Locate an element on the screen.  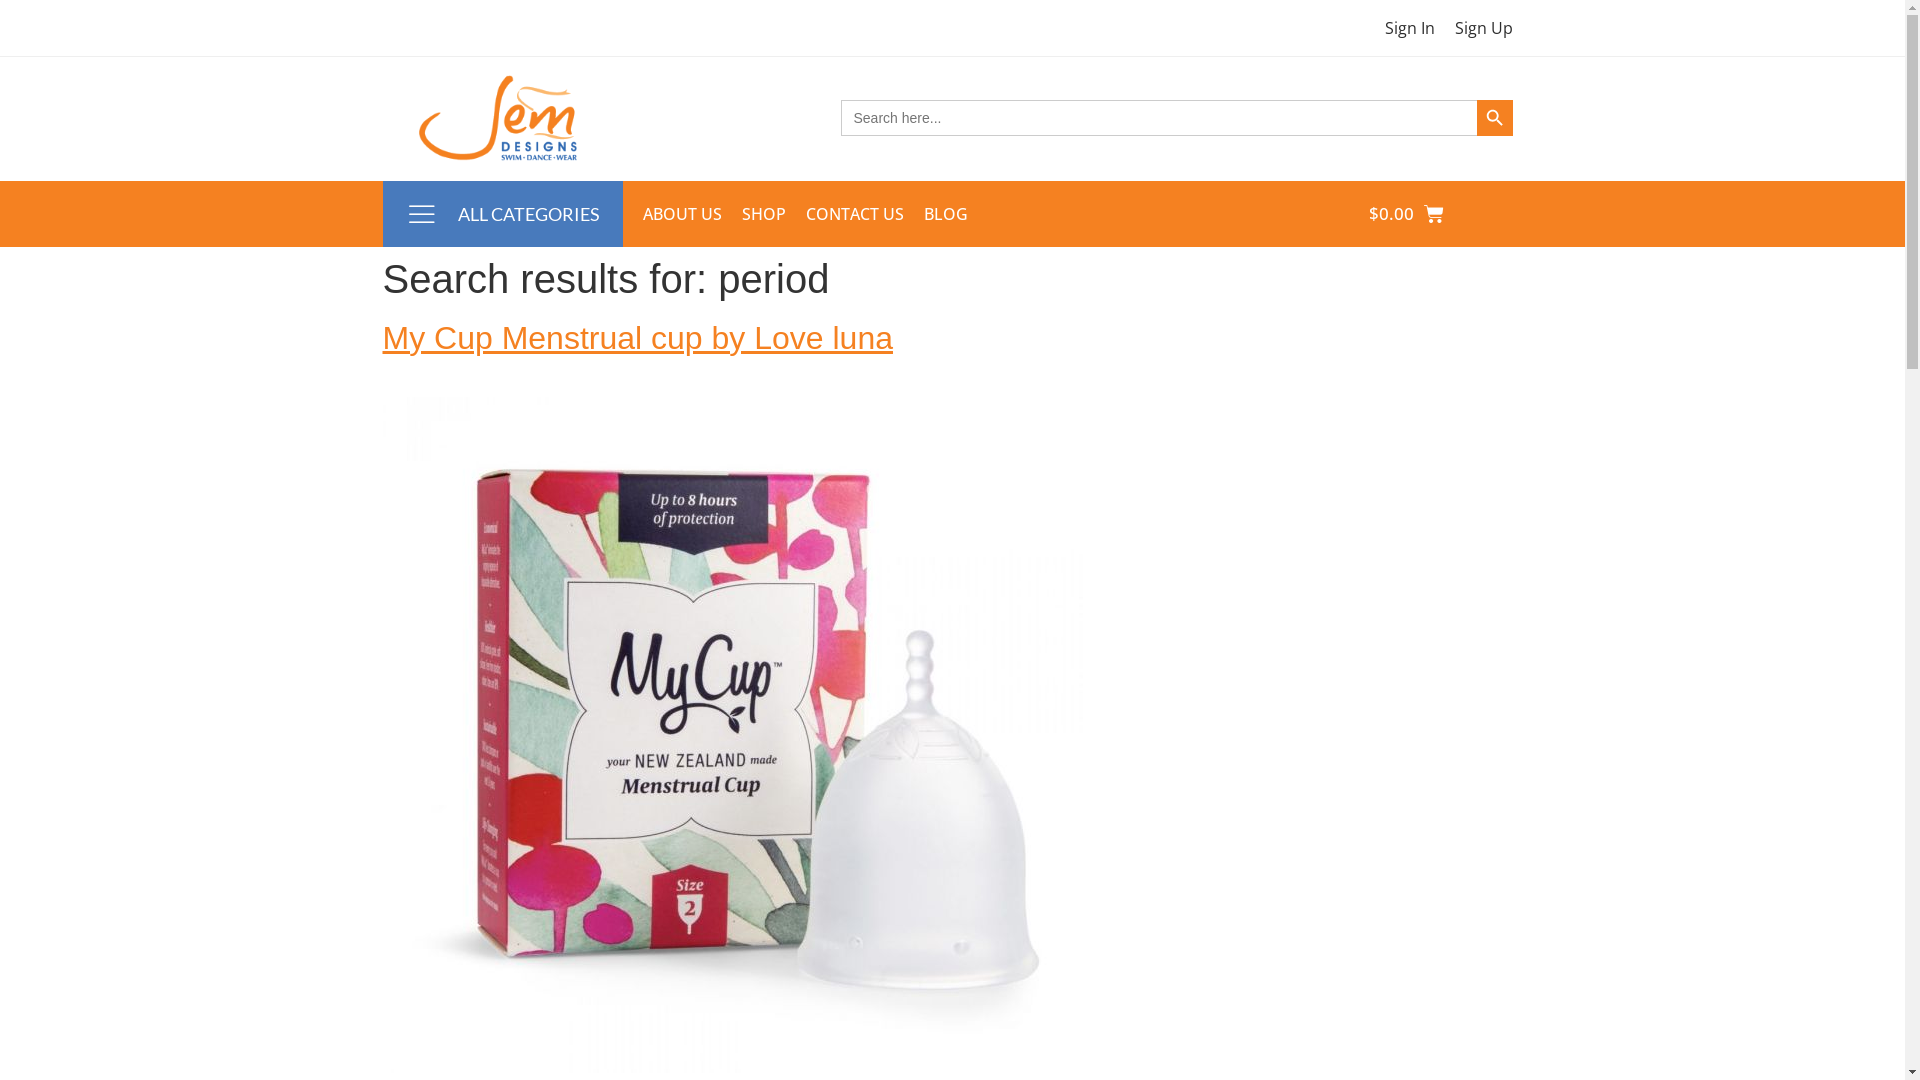
'ALL CATEGORIES' is located at coordinates (528, 213).